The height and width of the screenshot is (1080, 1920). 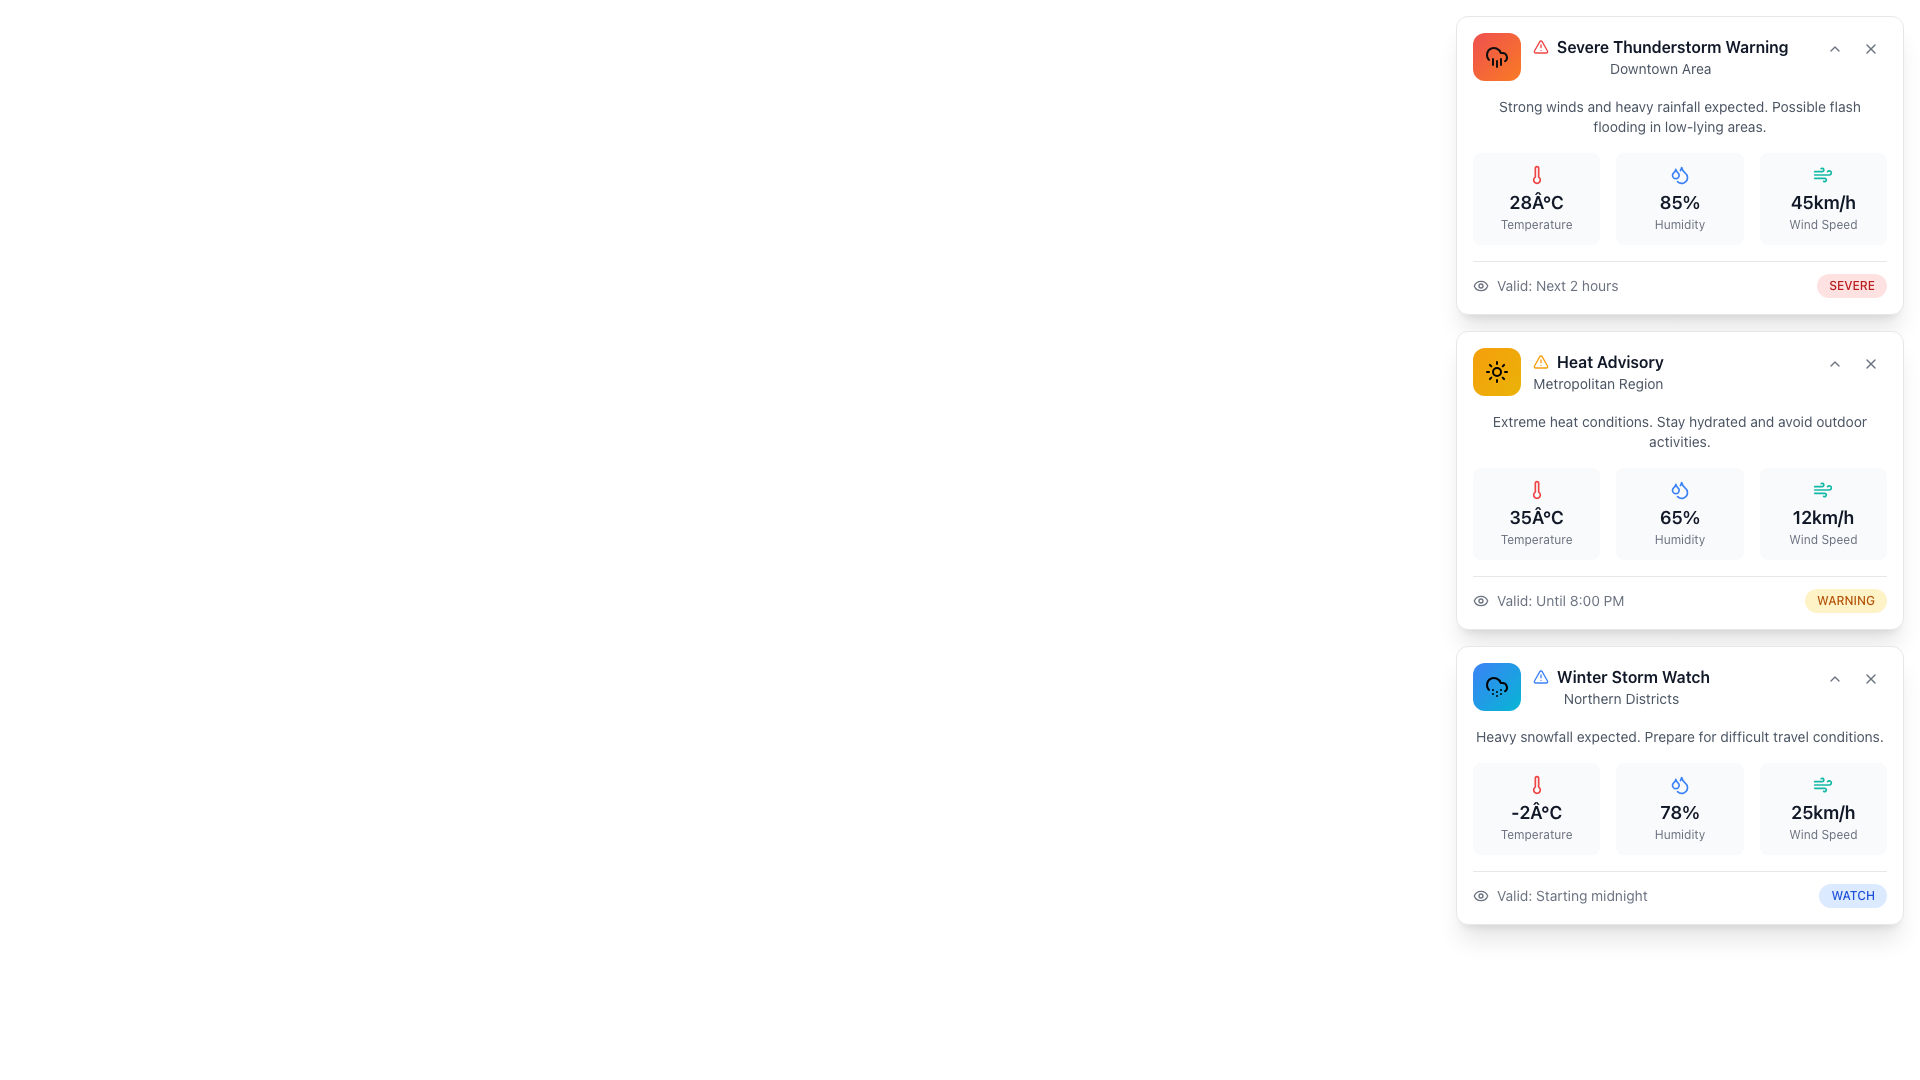 I want to click on the text element displaying the validity period of the current weather alert, located in the 'Severe Thunderstorm Warning' section above the 'SEVERE' label, so click(x=1544, y=285).